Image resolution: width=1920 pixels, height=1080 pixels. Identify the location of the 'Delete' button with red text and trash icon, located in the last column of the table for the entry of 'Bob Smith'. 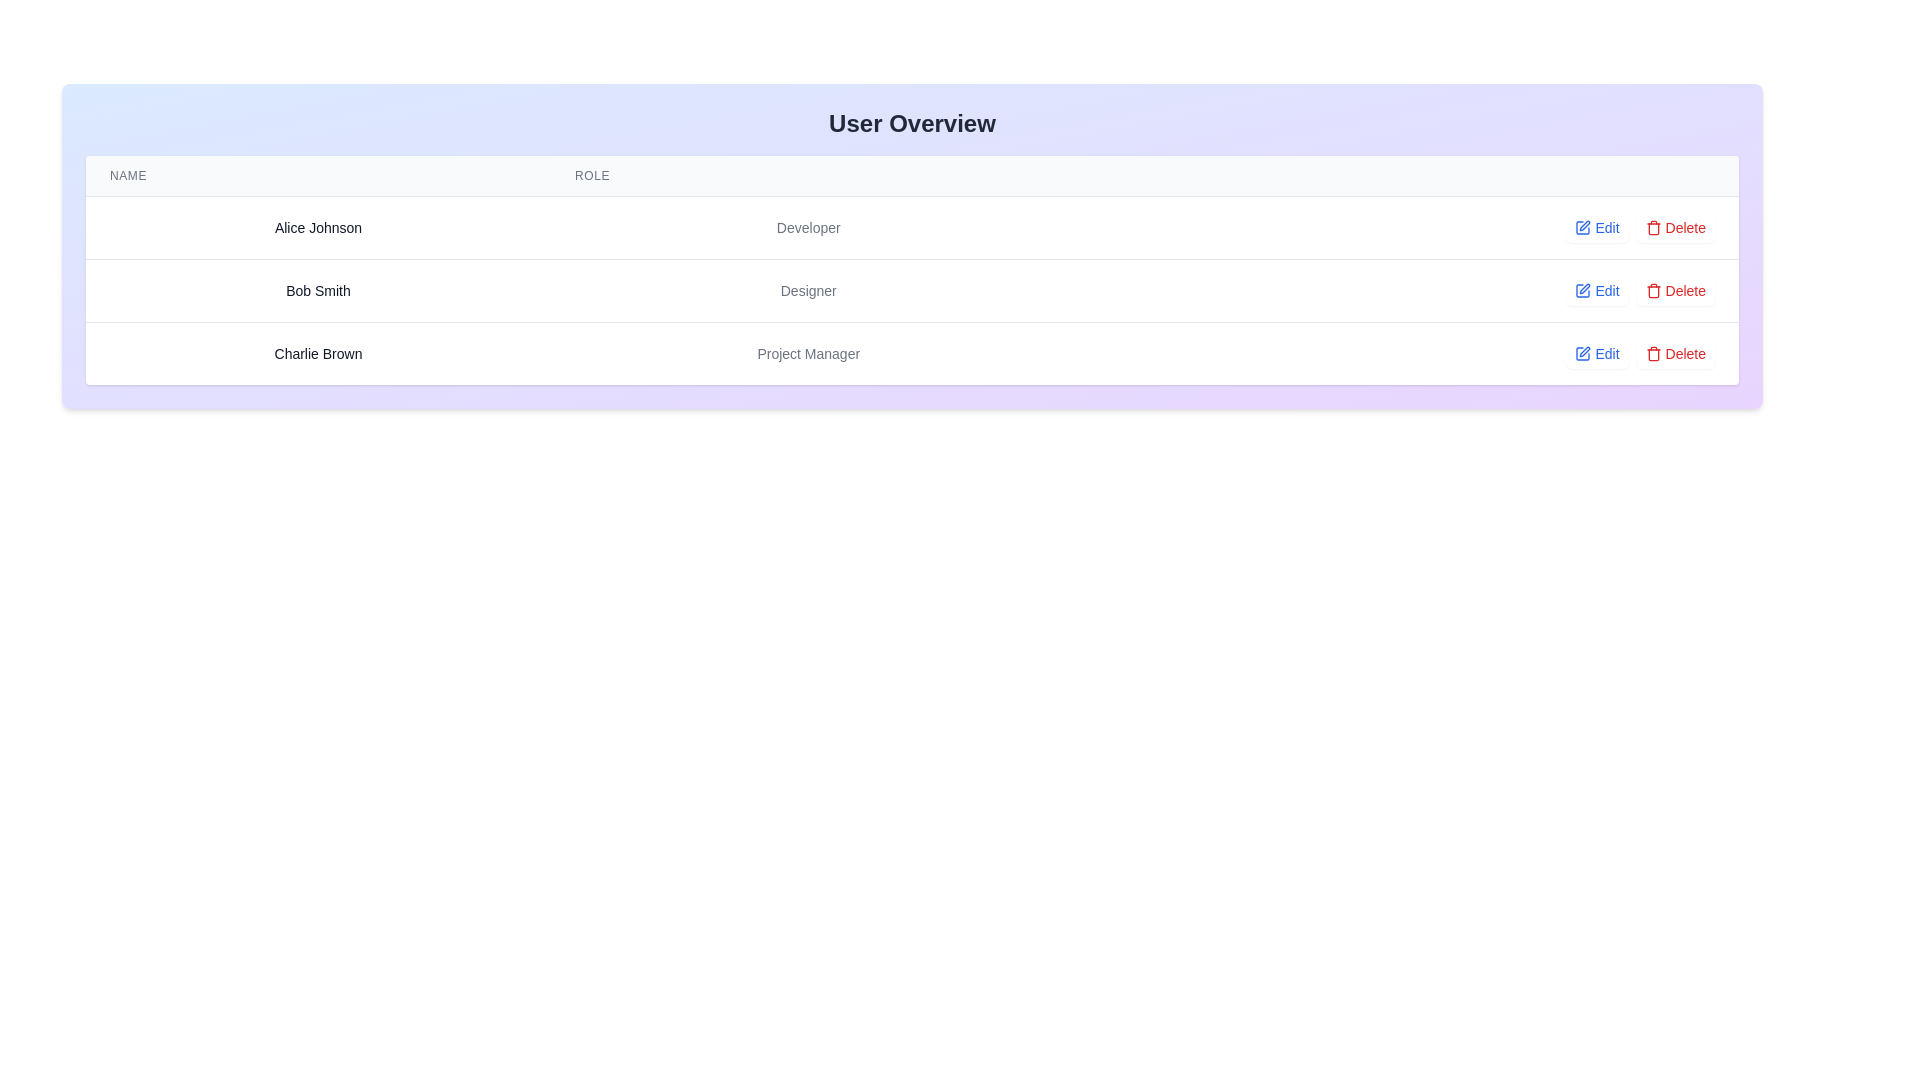
(1675, 226).